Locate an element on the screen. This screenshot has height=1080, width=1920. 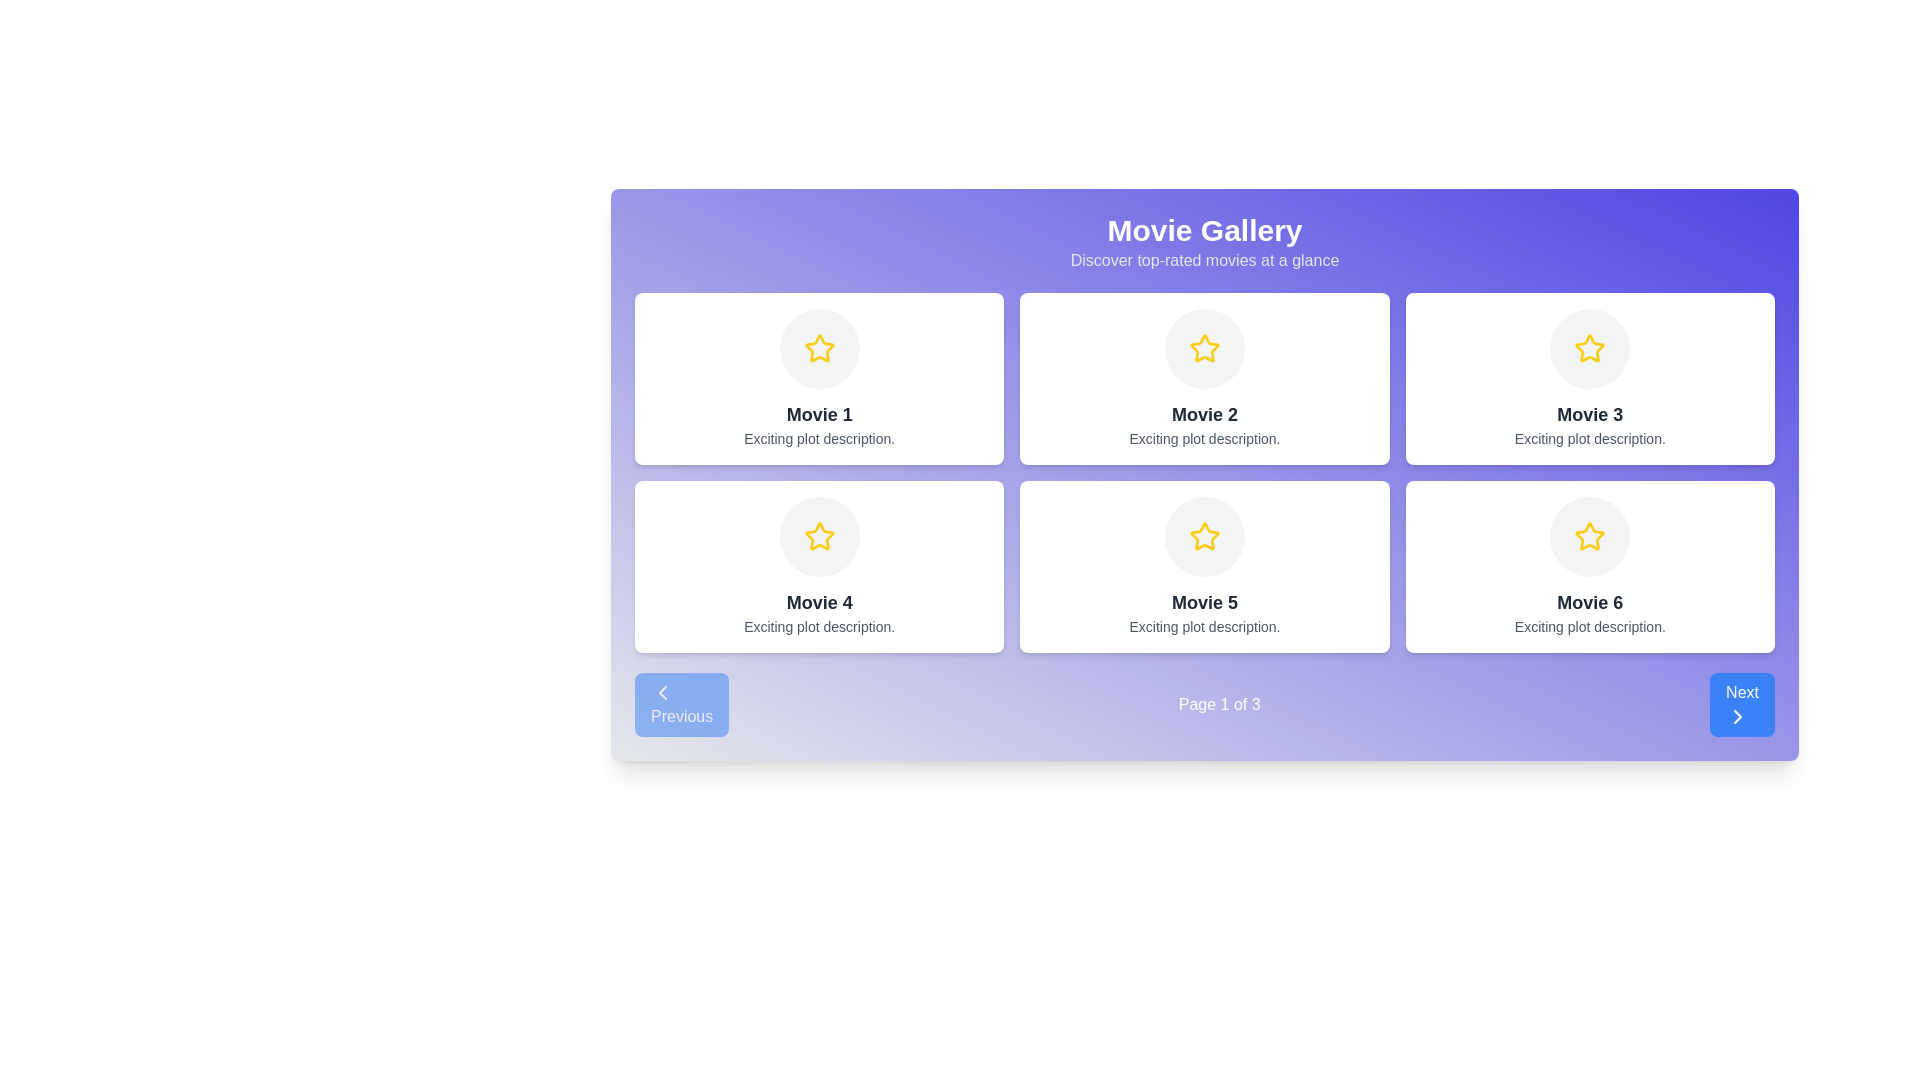
the rightward pointing chevron icon inside the blue 'Next' button located at the bottom-right corner of the interface is located at coordinates (1736, 716).